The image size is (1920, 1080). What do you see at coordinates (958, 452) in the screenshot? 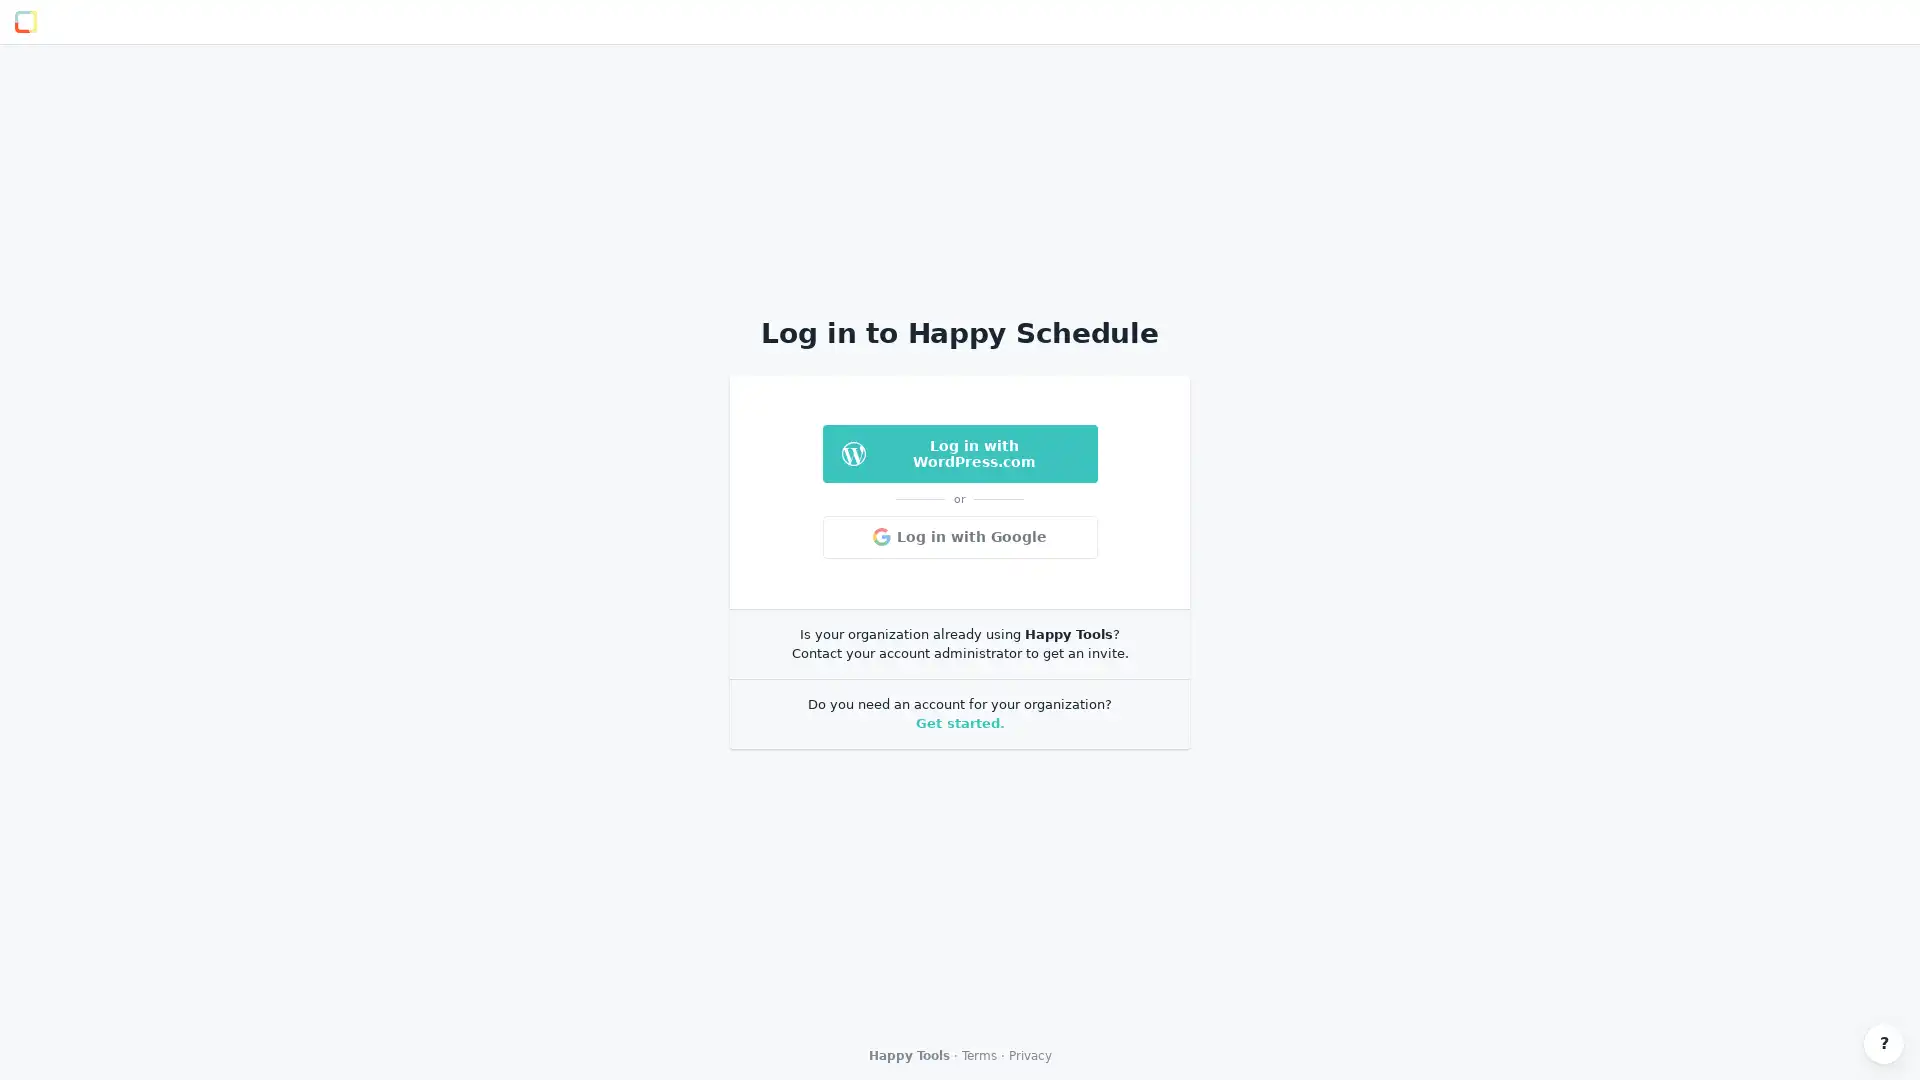
I see `Log in with WordPress.com` at bounding box center [958, 452].